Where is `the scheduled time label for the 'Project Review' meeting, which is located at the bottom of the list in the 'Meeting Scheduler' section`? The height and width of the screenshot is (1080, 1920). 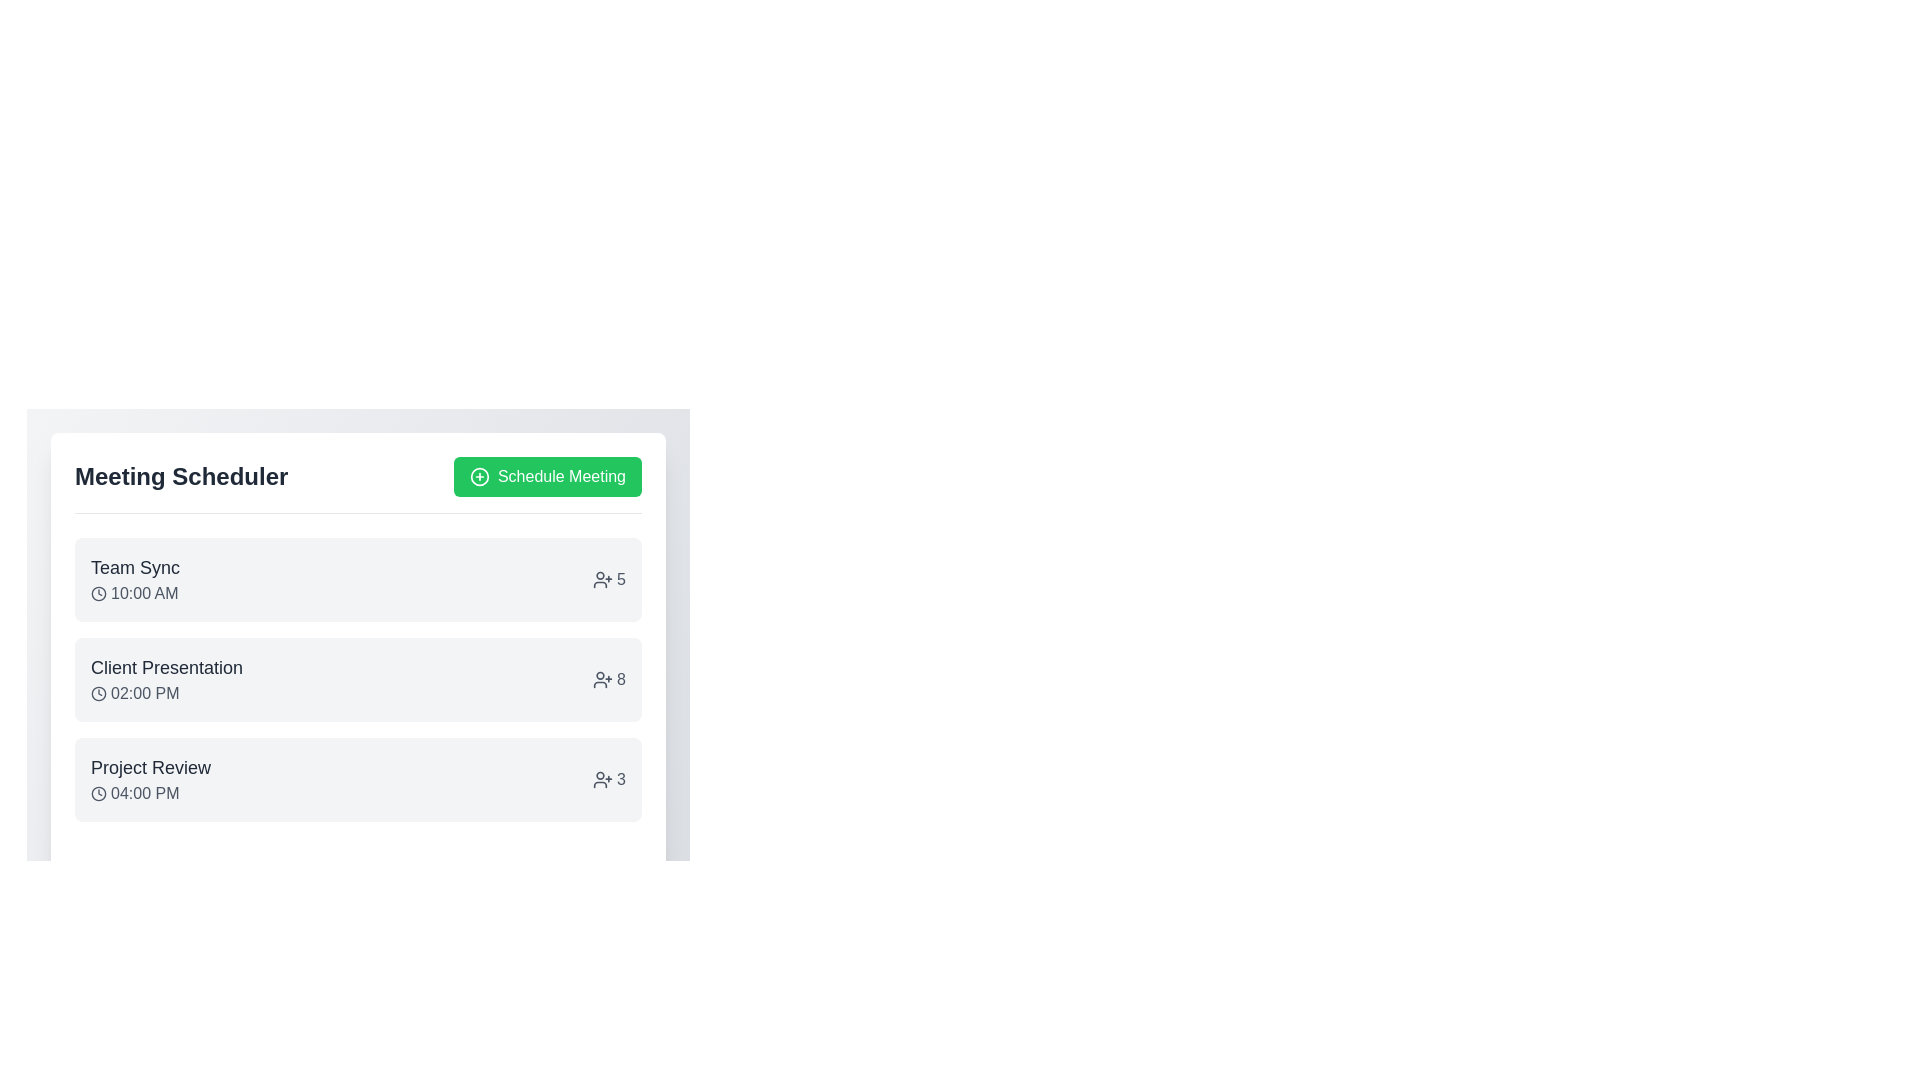
the scheduled time label for the 'Project Review' meeting, which is located at the bottom of the list in the 'Meeting Scheduler' section is located at coordinates (150, 793).